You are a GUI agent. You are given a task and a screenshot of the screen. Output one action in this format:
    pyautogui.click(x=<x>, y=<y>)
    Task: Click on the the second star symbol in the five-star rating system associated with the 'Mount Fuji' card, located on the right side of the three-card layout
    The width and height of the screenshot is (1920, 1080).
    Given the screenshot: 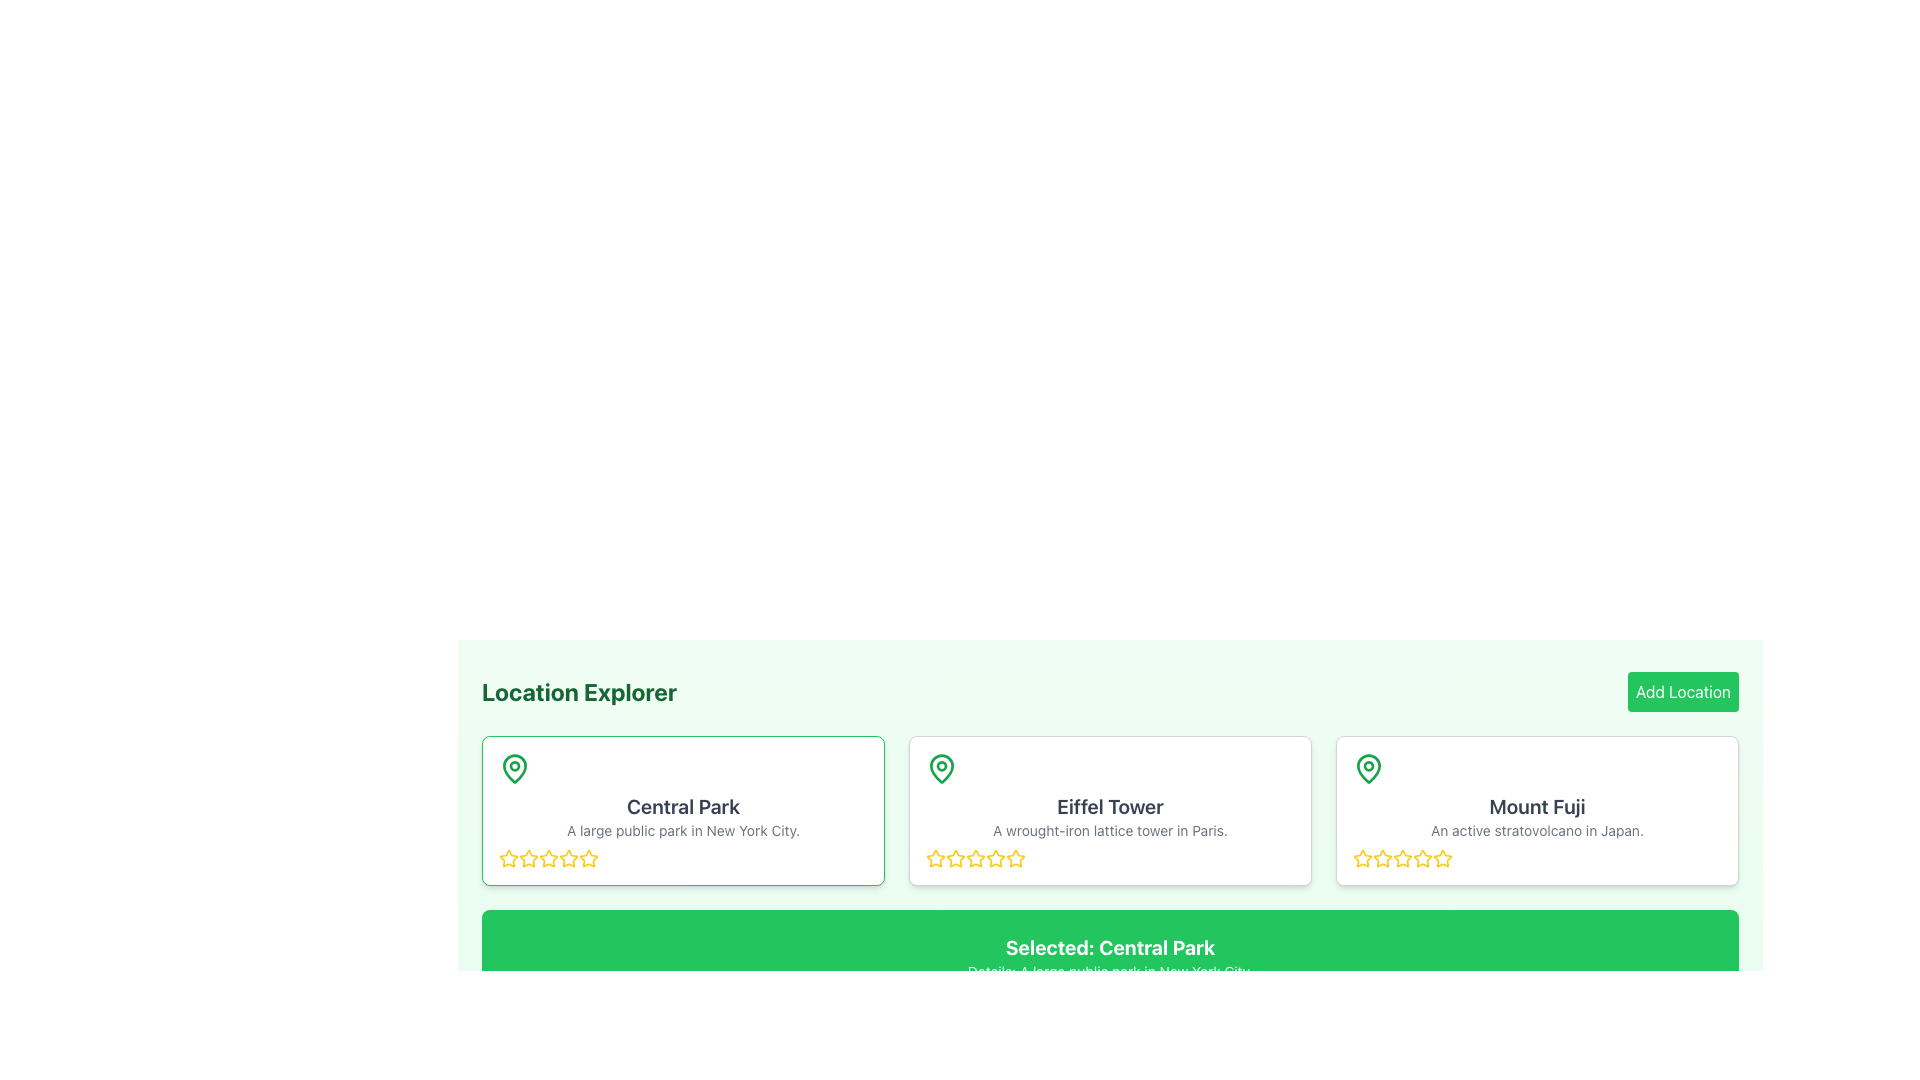 What is the action you would take?
    pyautogui.click(x=1381, y=858)
    